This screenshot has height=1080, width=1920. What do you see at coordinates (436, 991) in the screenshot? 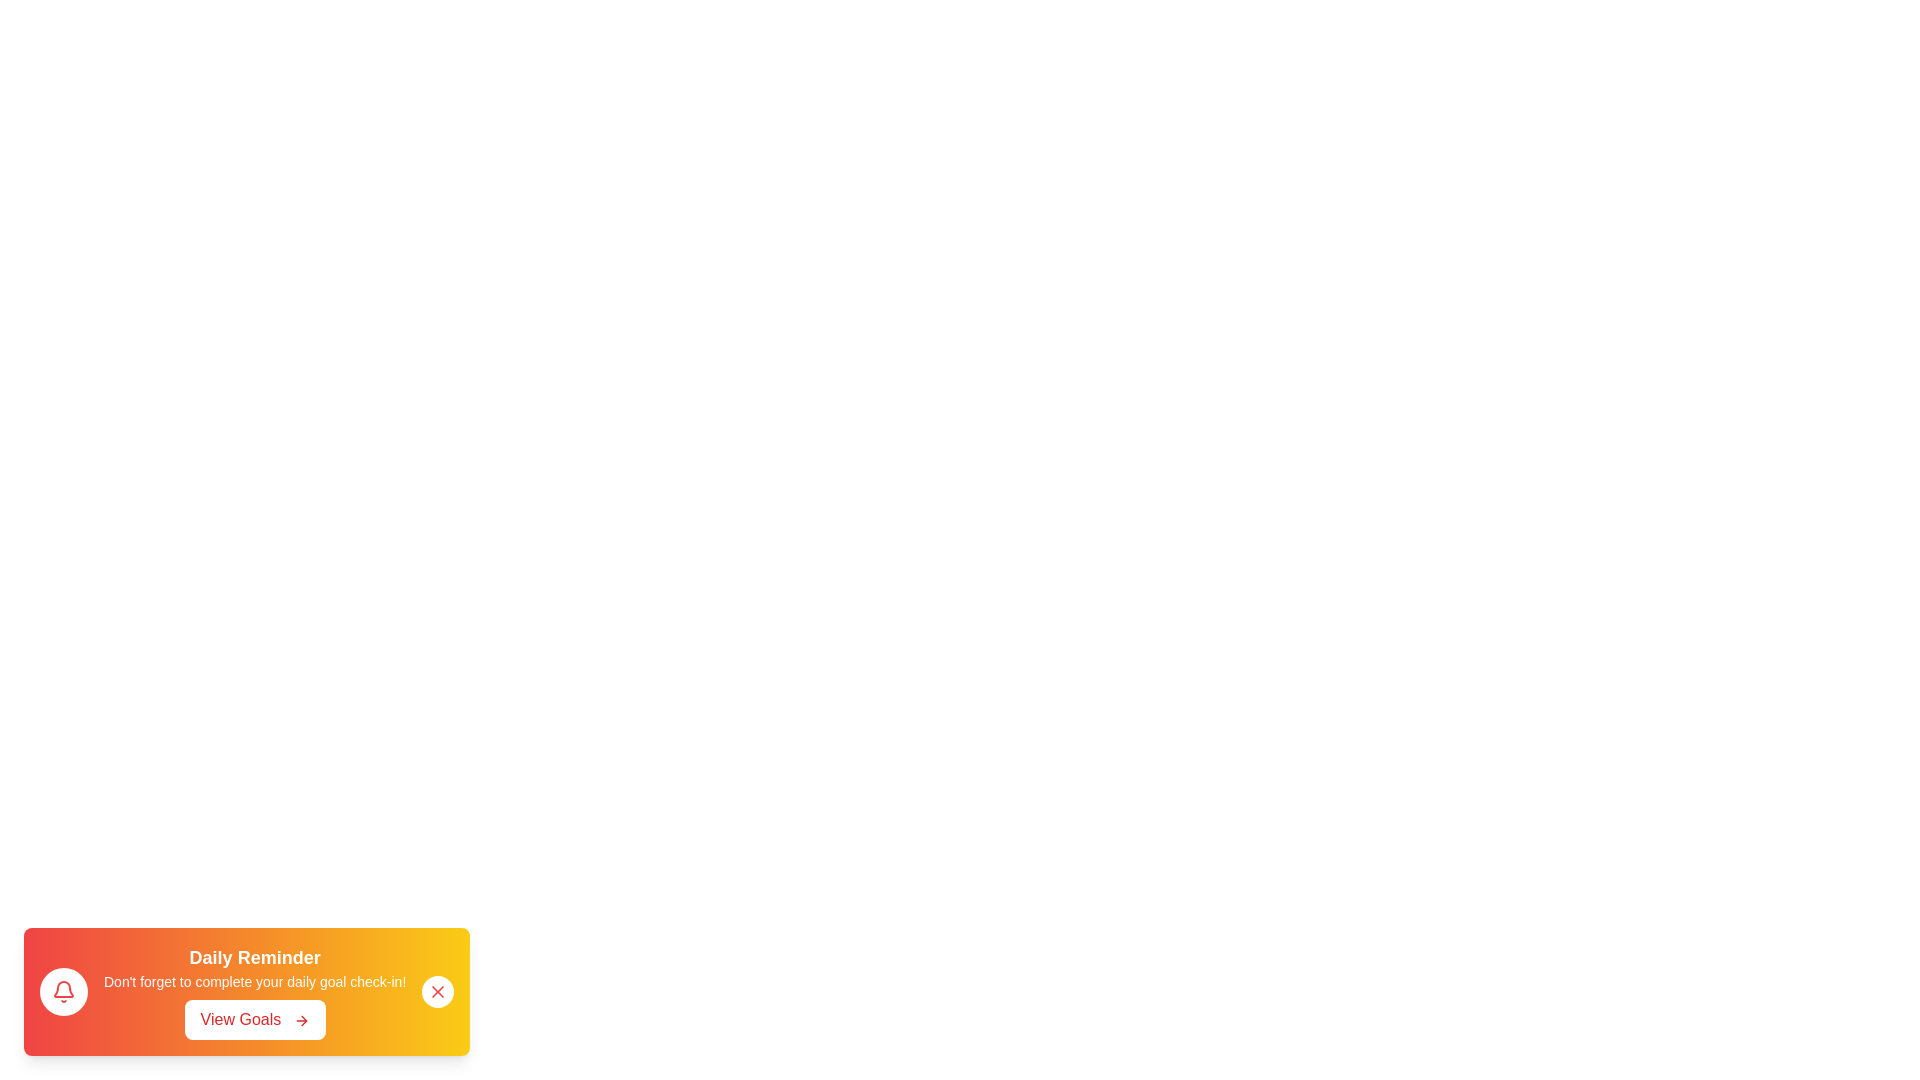
I see `the close button to dismiss the notification` at bounding box center [436, 991].